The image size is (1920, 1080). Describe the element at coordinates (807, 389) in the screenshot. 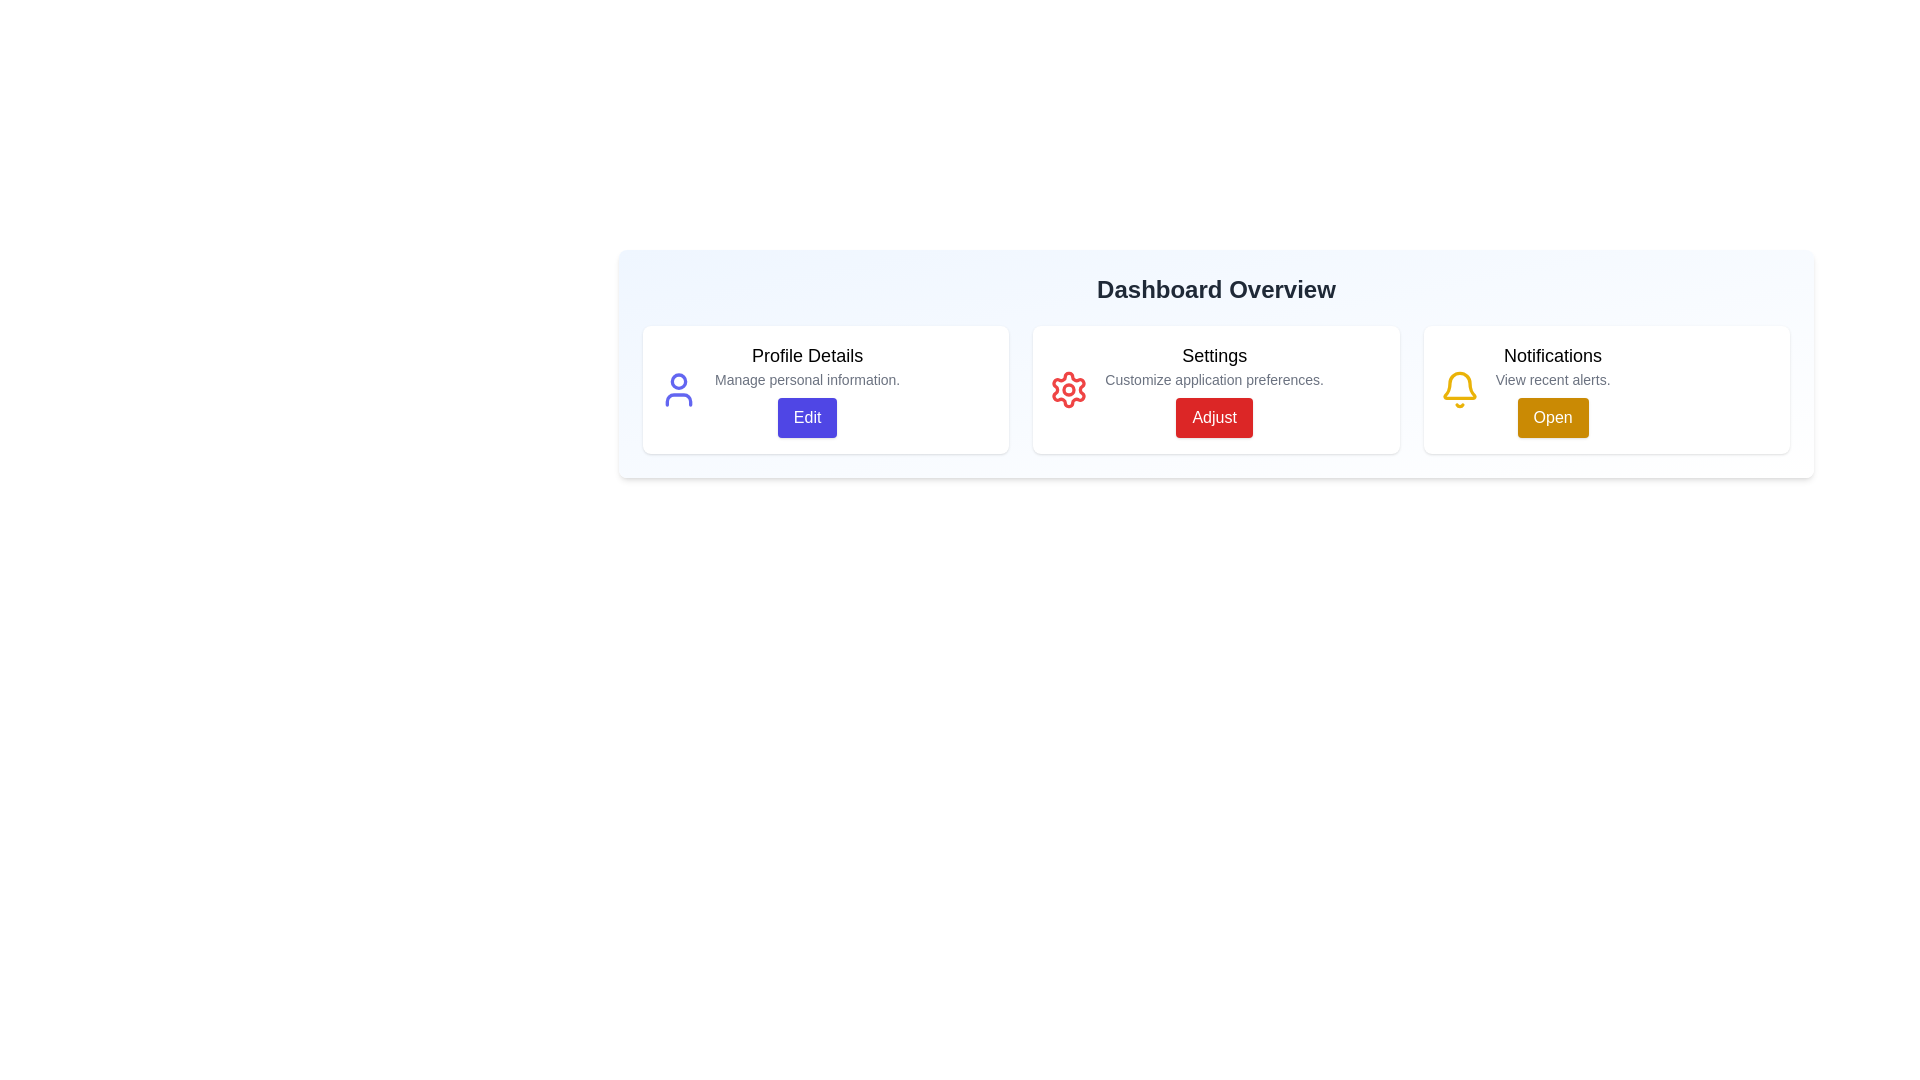

I see `the 'Edit' button in the profile details section of the dashboard to initiate editing of personal information` at that location.